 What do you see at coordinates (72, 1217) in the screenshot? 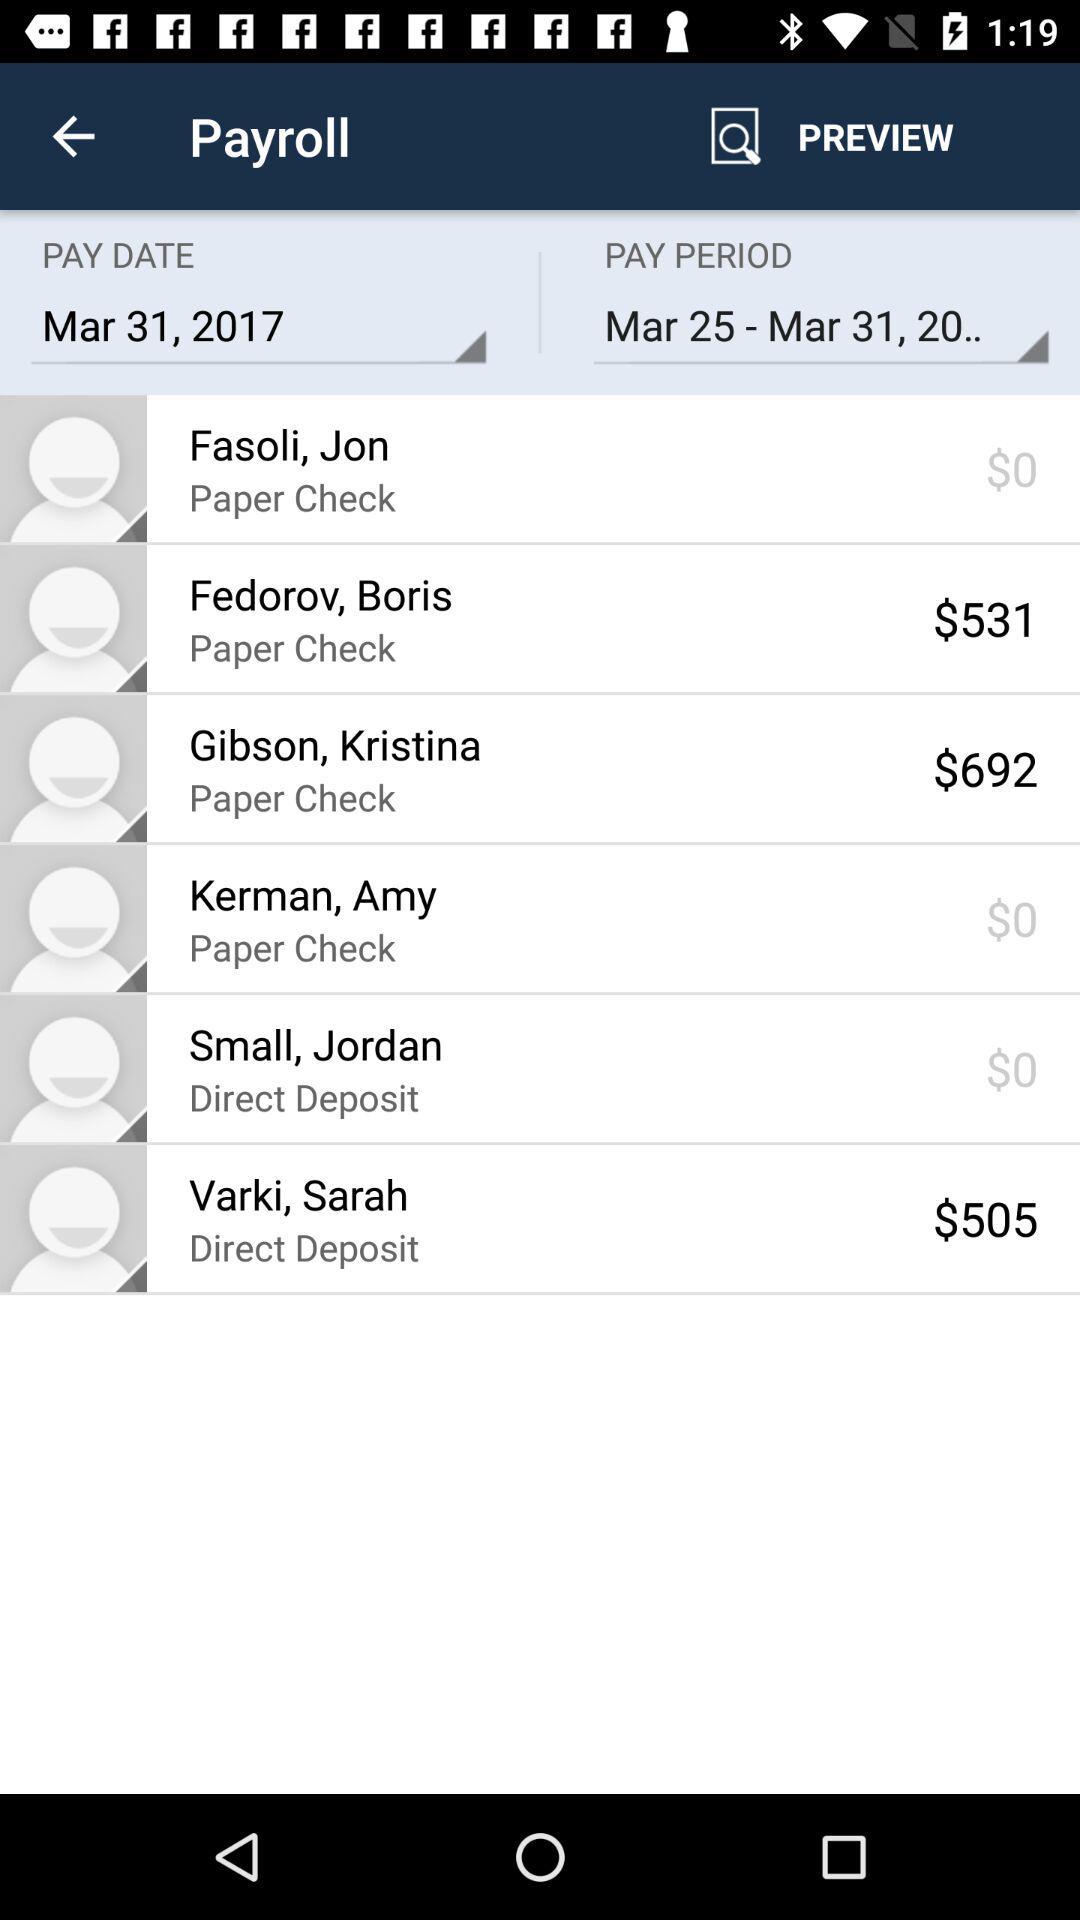
I see `the user` at bounding box center [72, 1217].